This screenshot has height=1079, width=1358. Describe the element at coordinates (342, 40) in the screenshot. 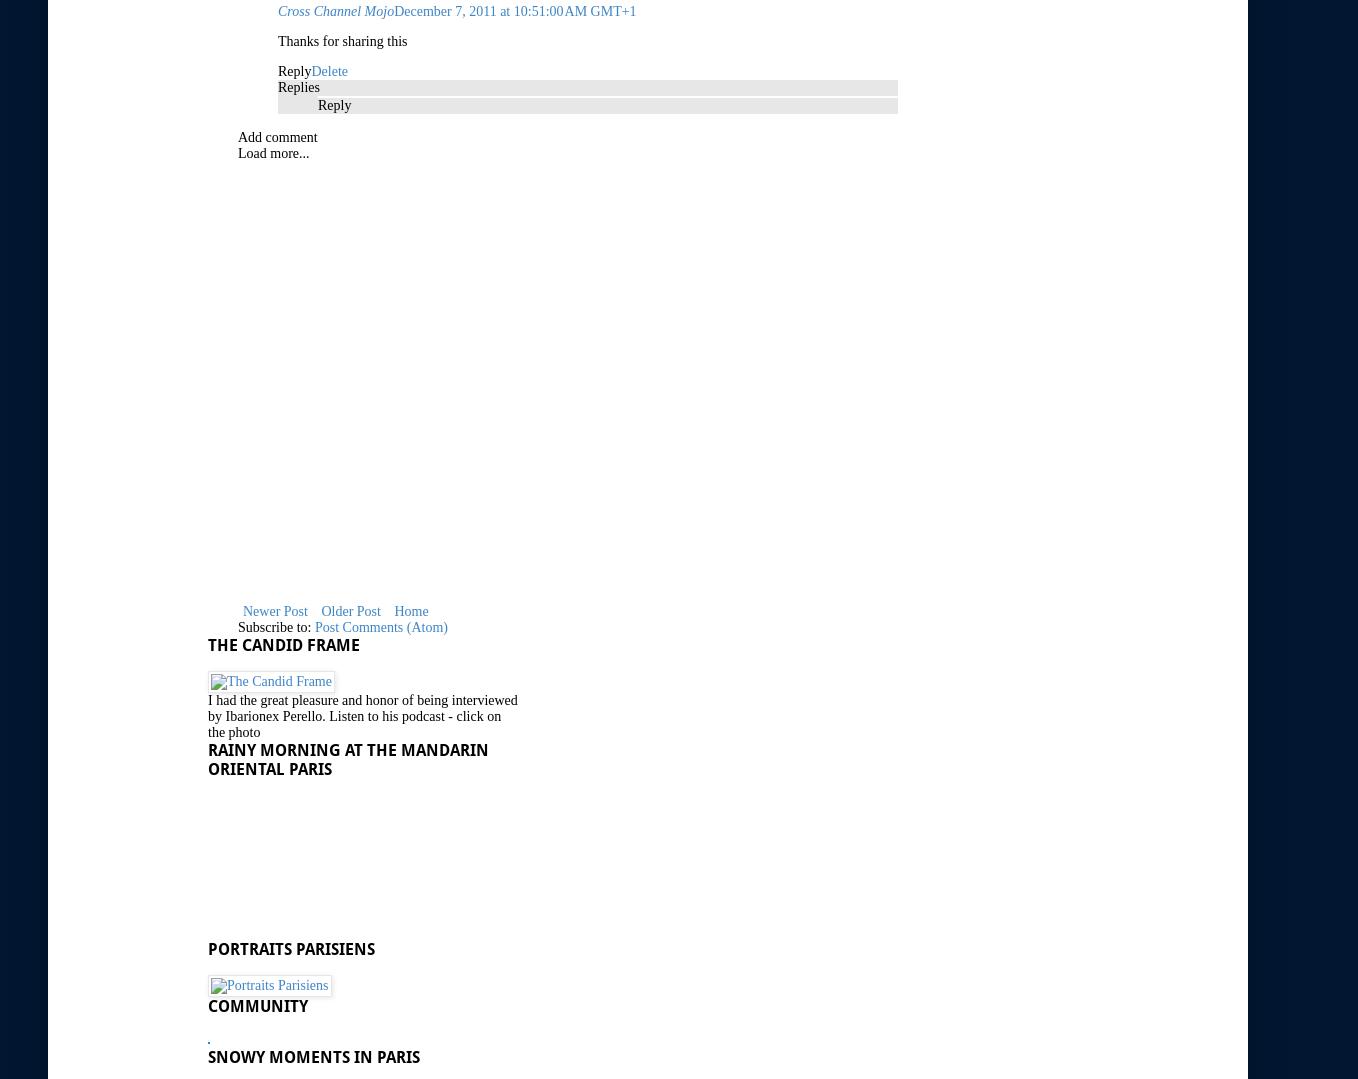

I see `'Thanks for sharing this'` at that location.